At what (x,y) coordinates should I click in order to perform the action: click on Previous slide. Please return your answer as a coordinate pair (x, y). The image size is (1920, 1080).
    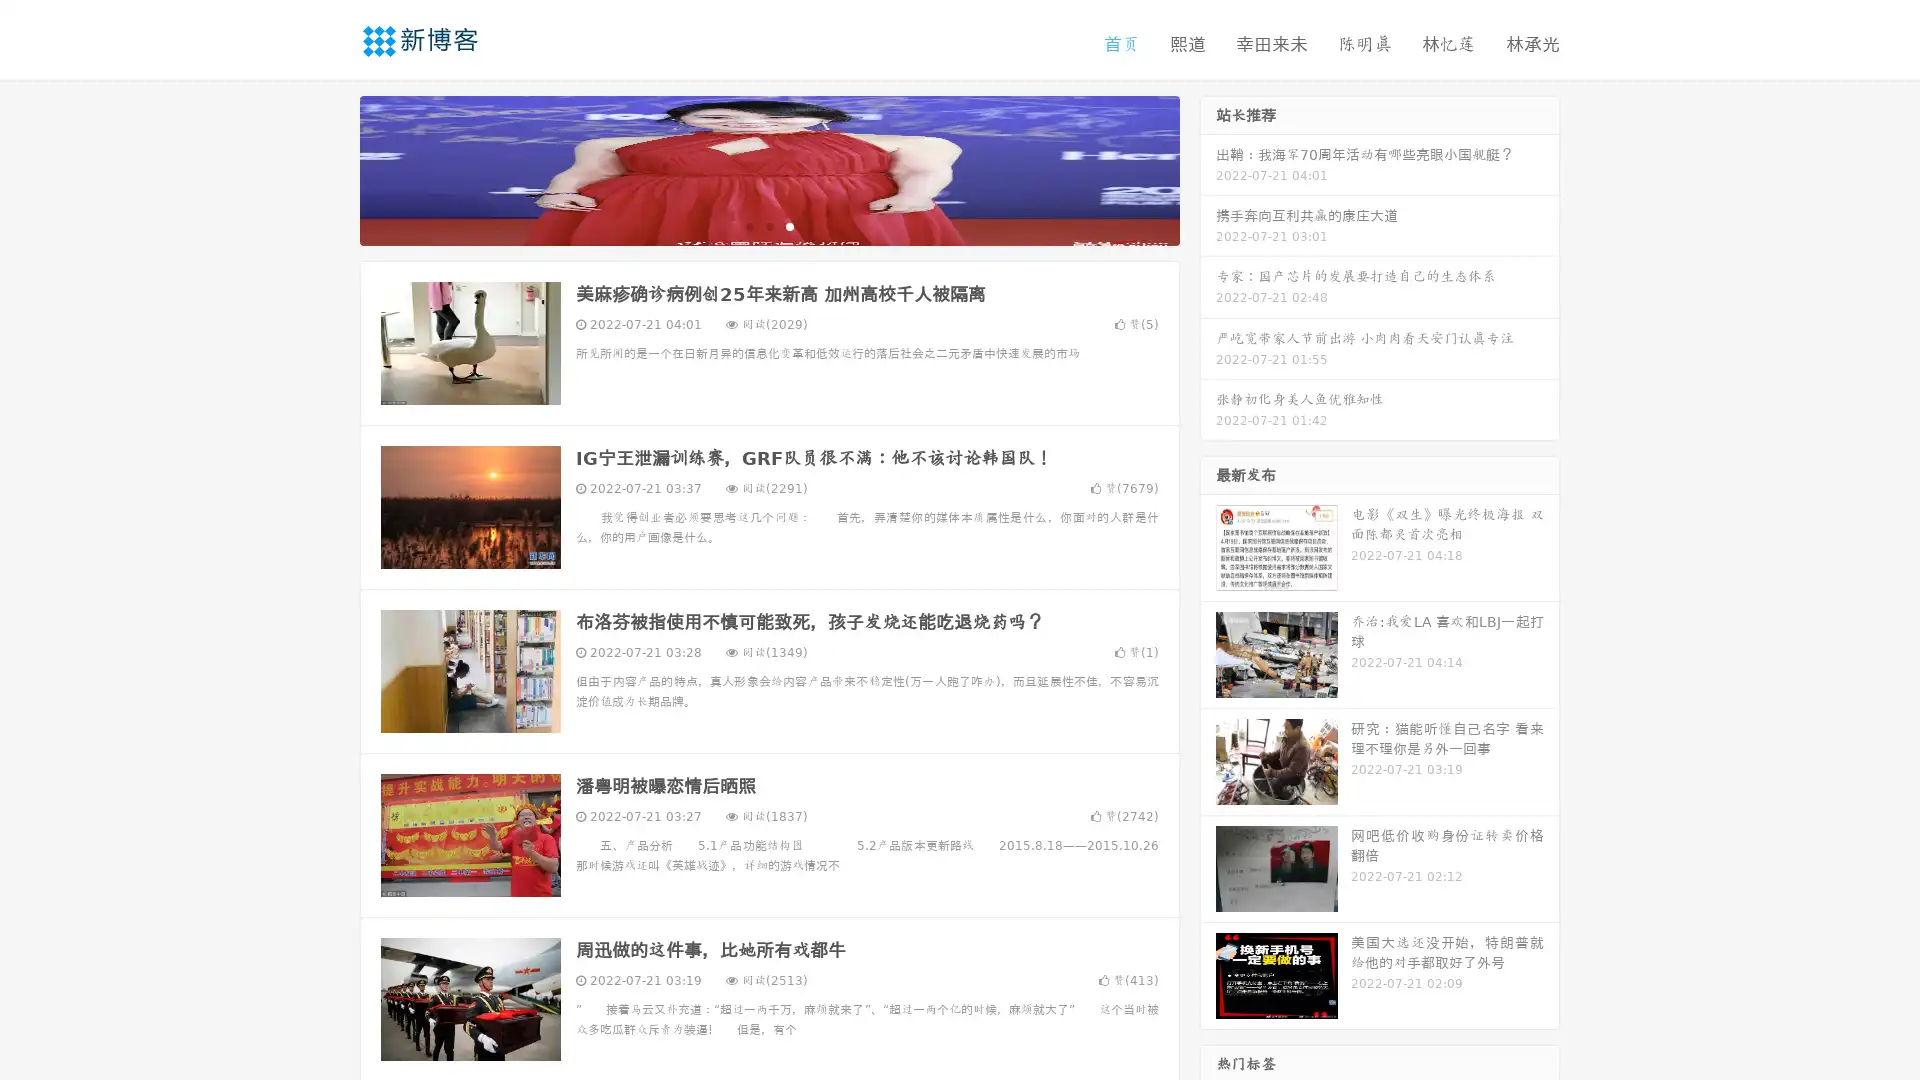
    Looking at the image, I should click on (330, 168).